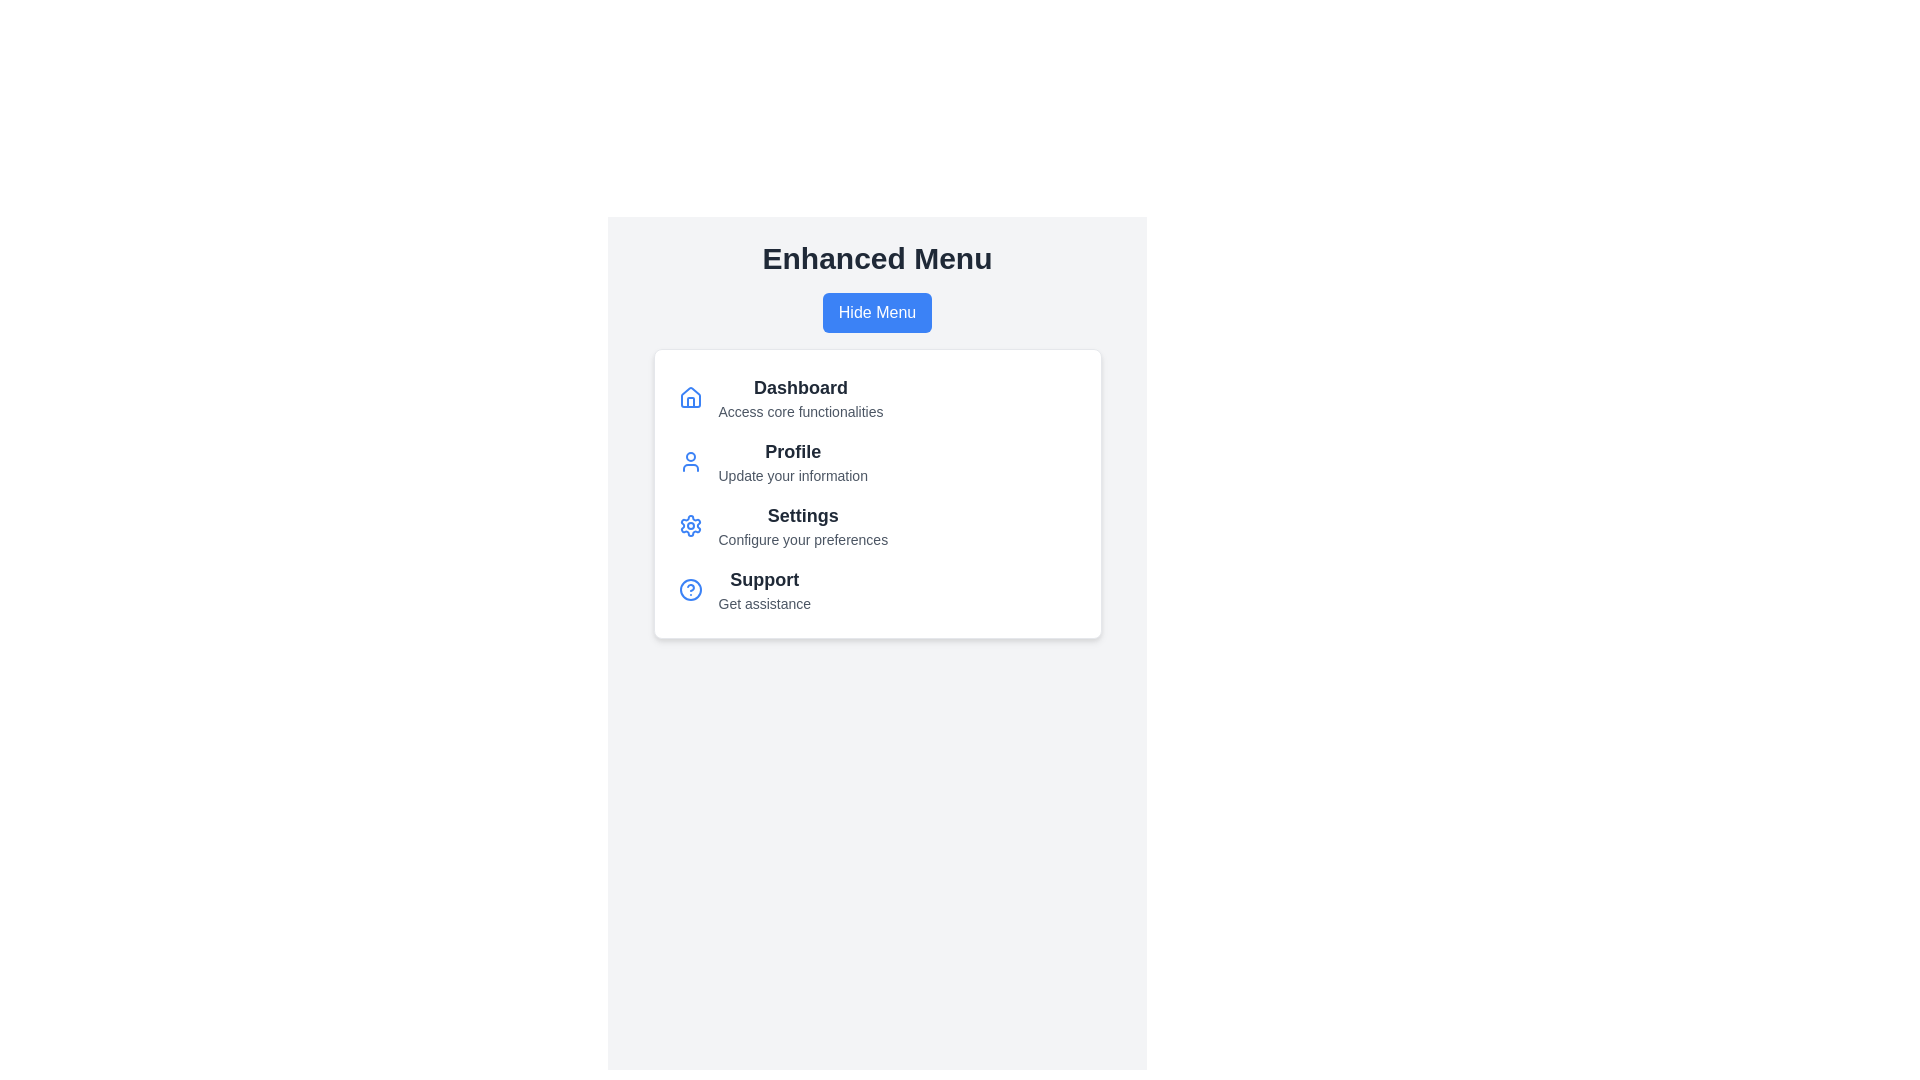  Describe the element at coordinates (690, 589) in the screenshot. I see `the icon of the menu item labeled Support` at that location.